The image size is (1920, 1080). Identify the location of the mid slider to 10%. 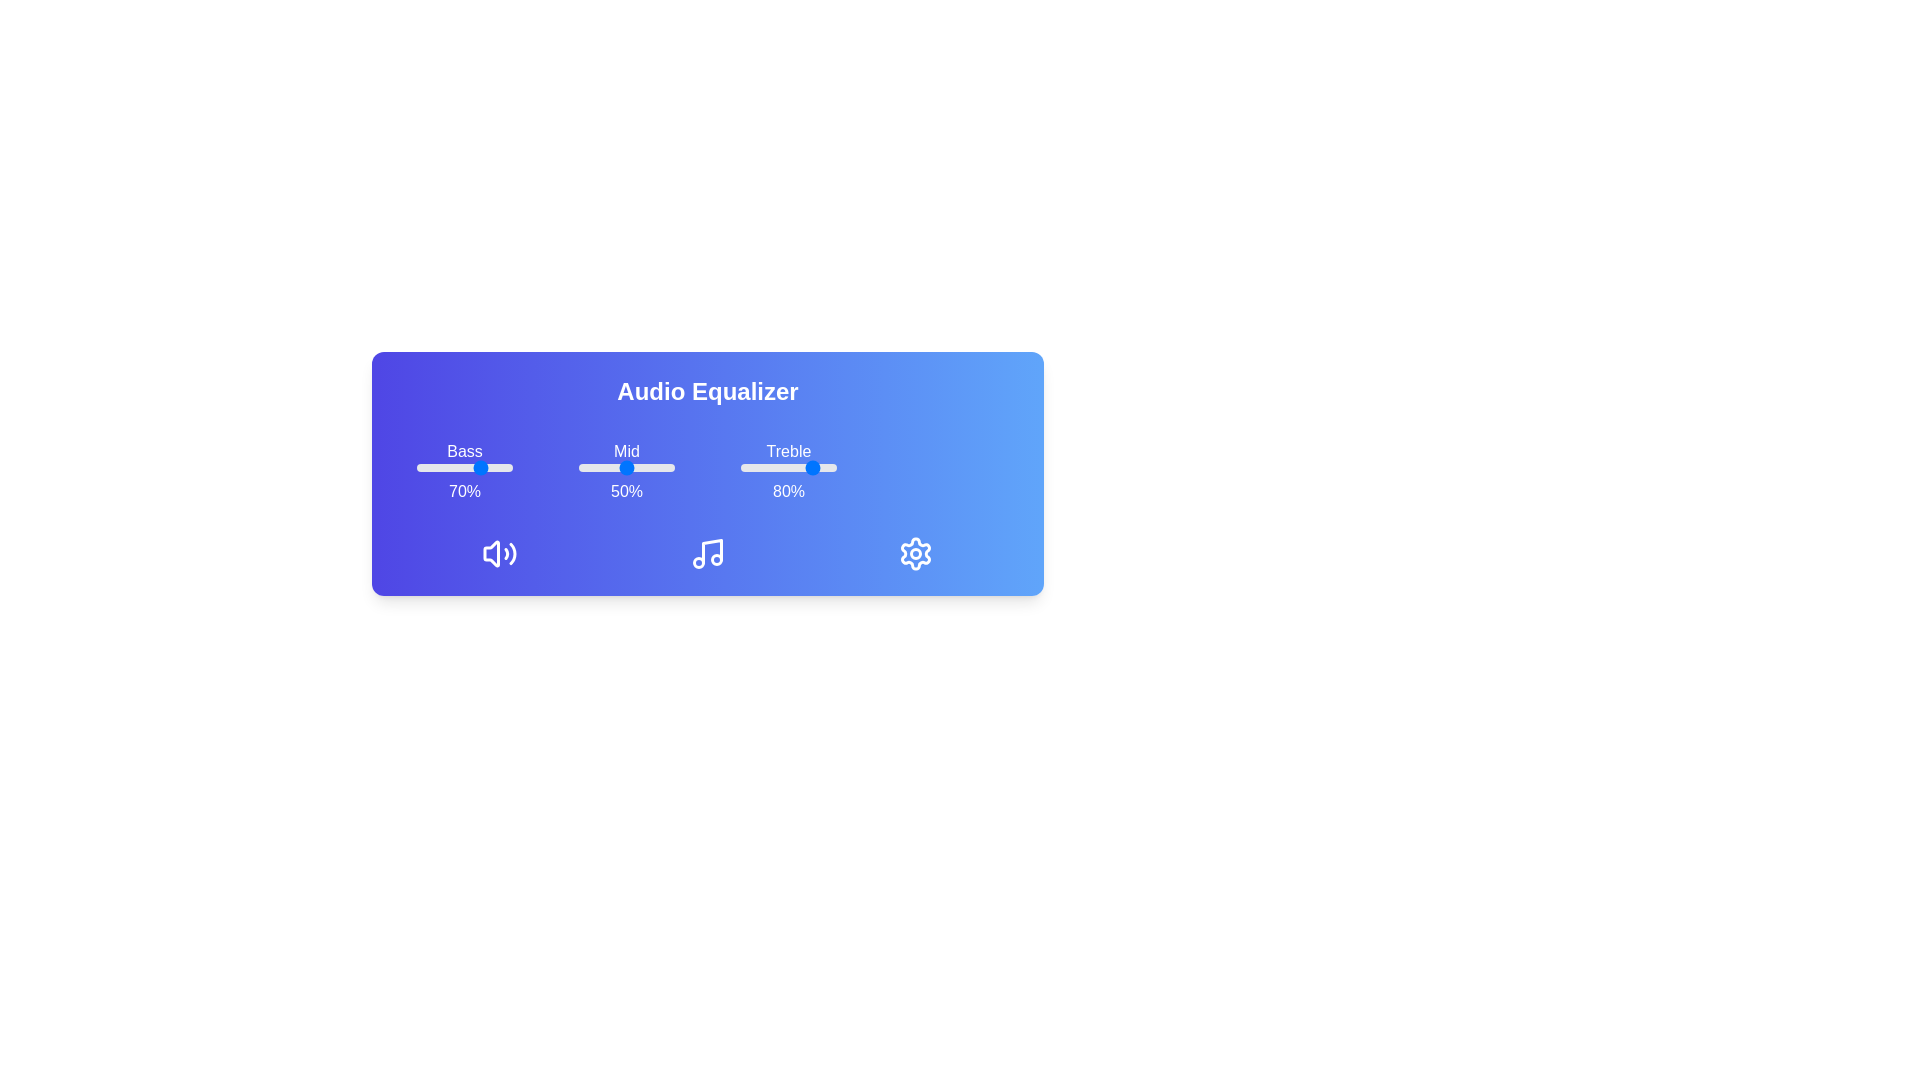
(587, 467).